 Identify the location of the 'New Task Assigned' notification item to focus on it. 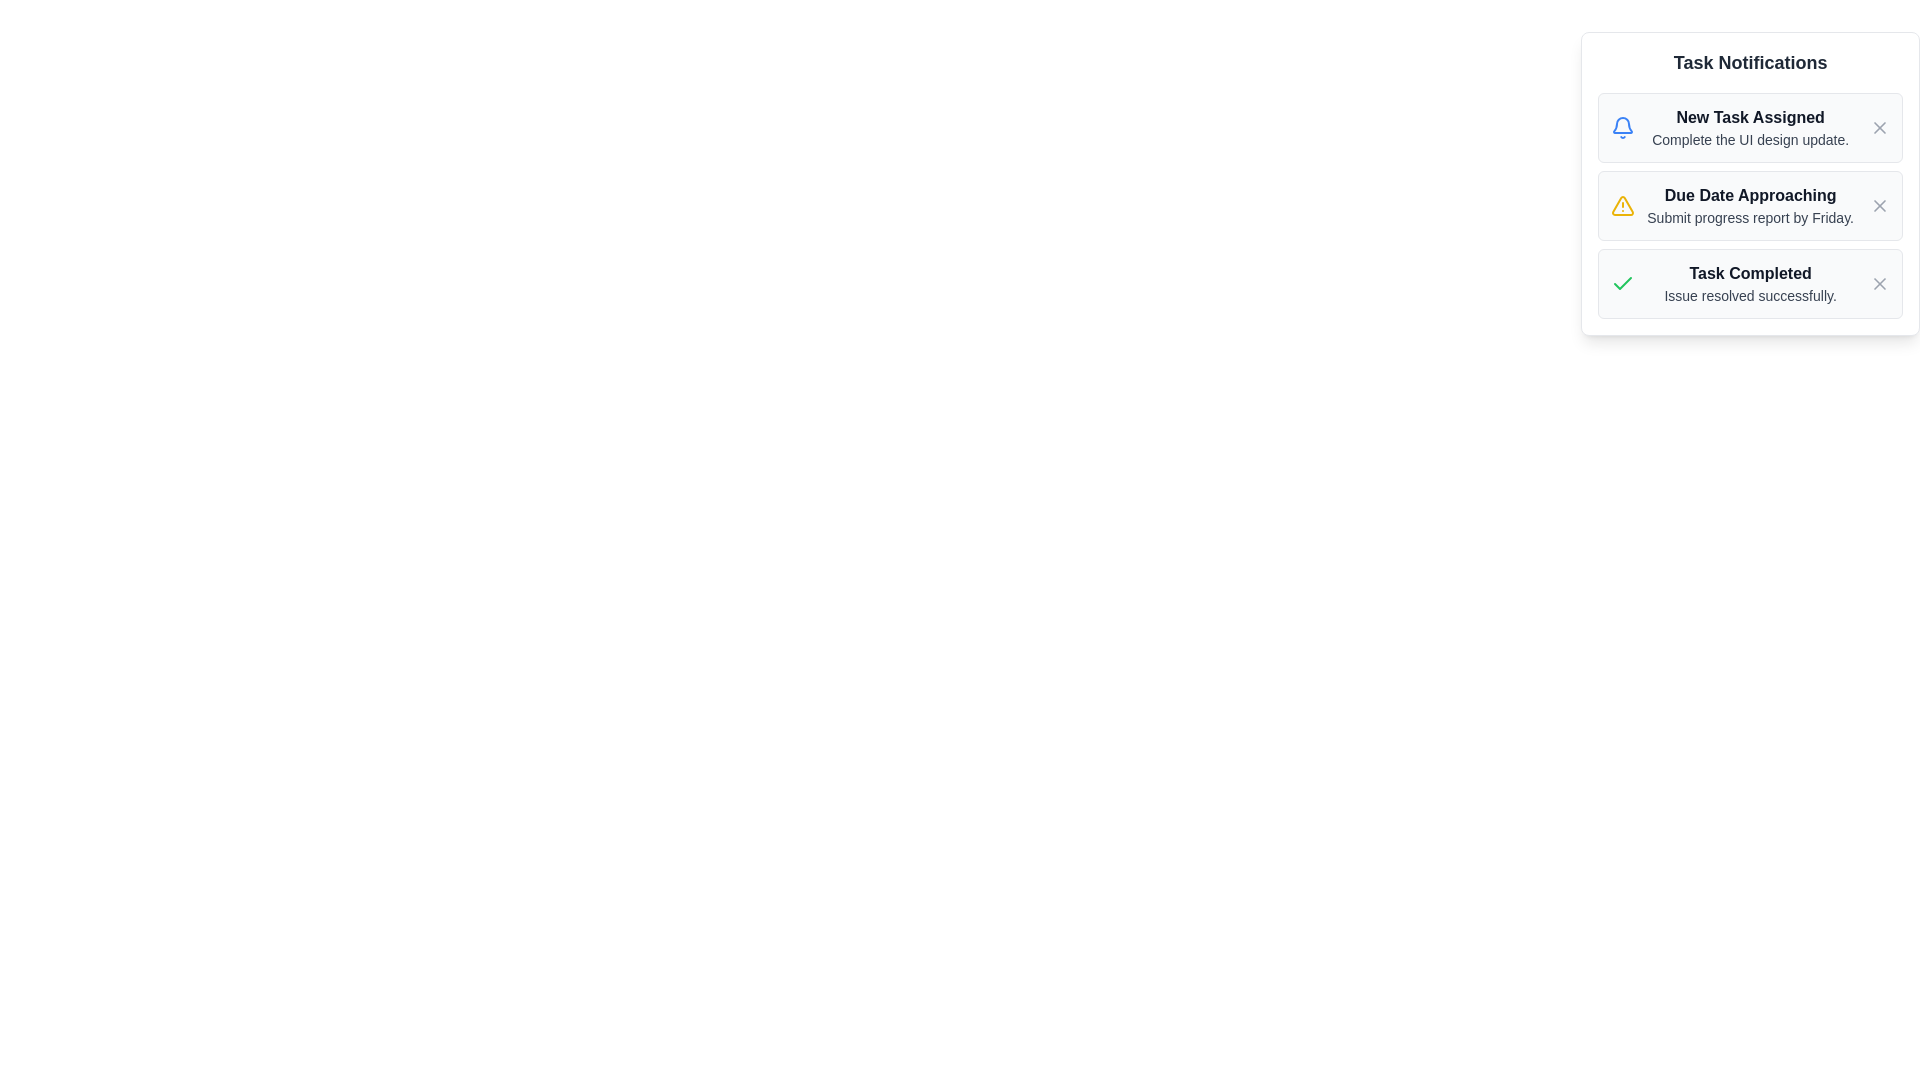
(1749, 127).